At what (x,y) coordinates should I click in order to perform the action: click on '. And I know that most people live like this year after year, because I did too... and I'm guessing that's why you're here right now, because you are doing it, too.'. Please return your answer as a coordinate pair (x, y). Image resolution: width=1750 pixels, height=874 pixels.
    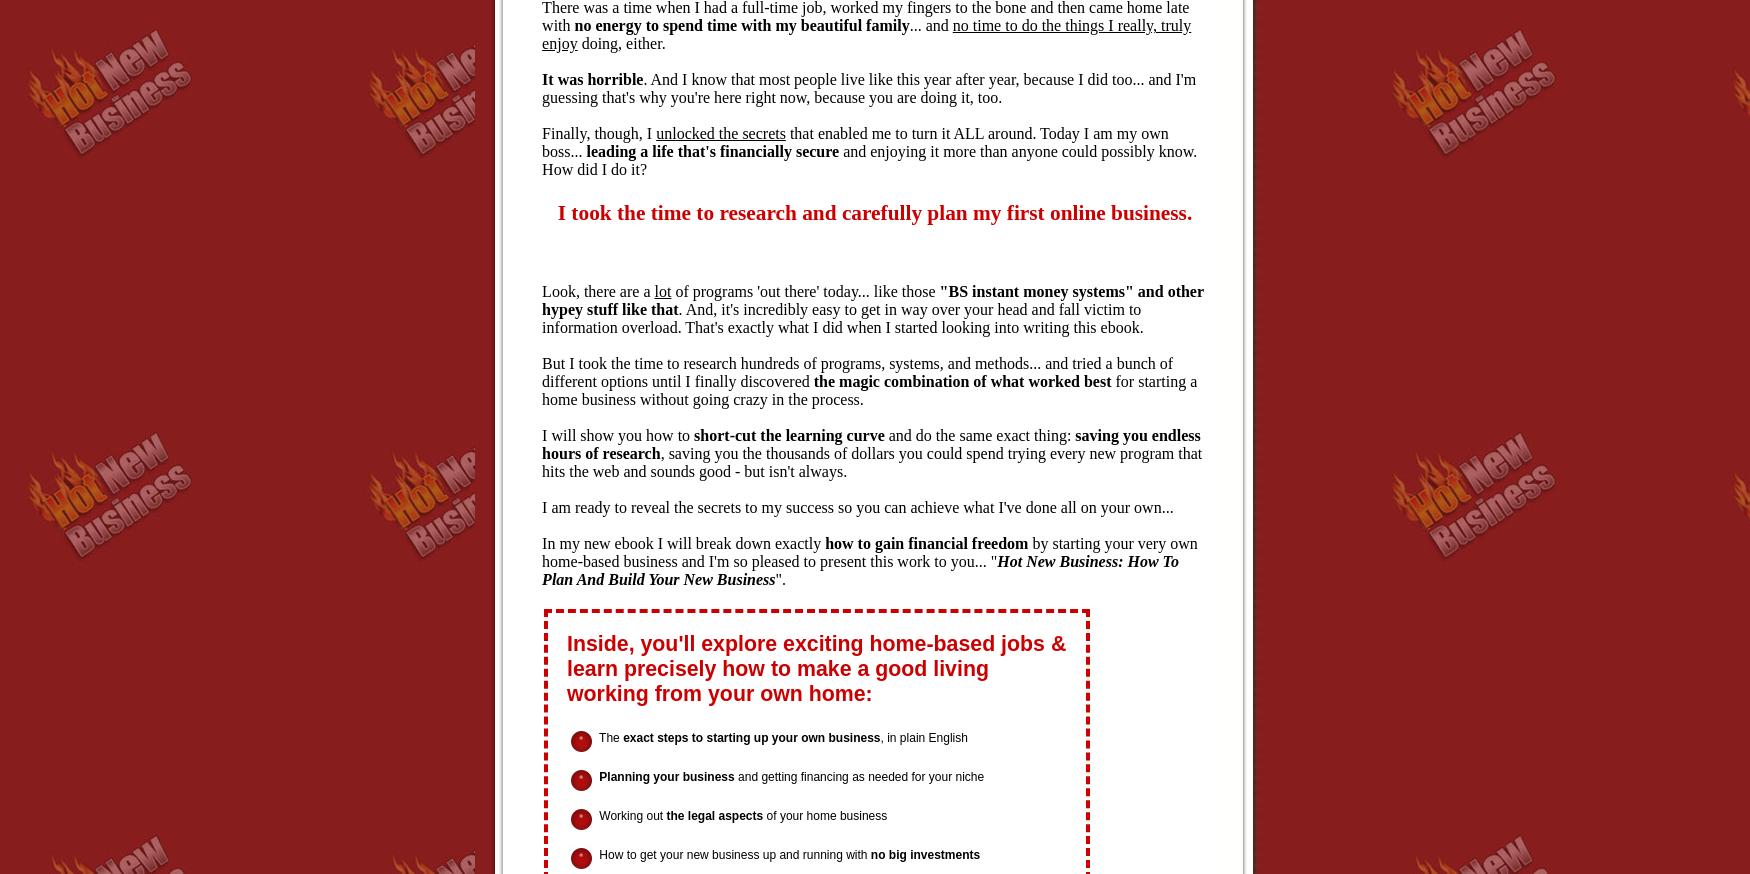
    Looking at the image, I should click on (869, 88).